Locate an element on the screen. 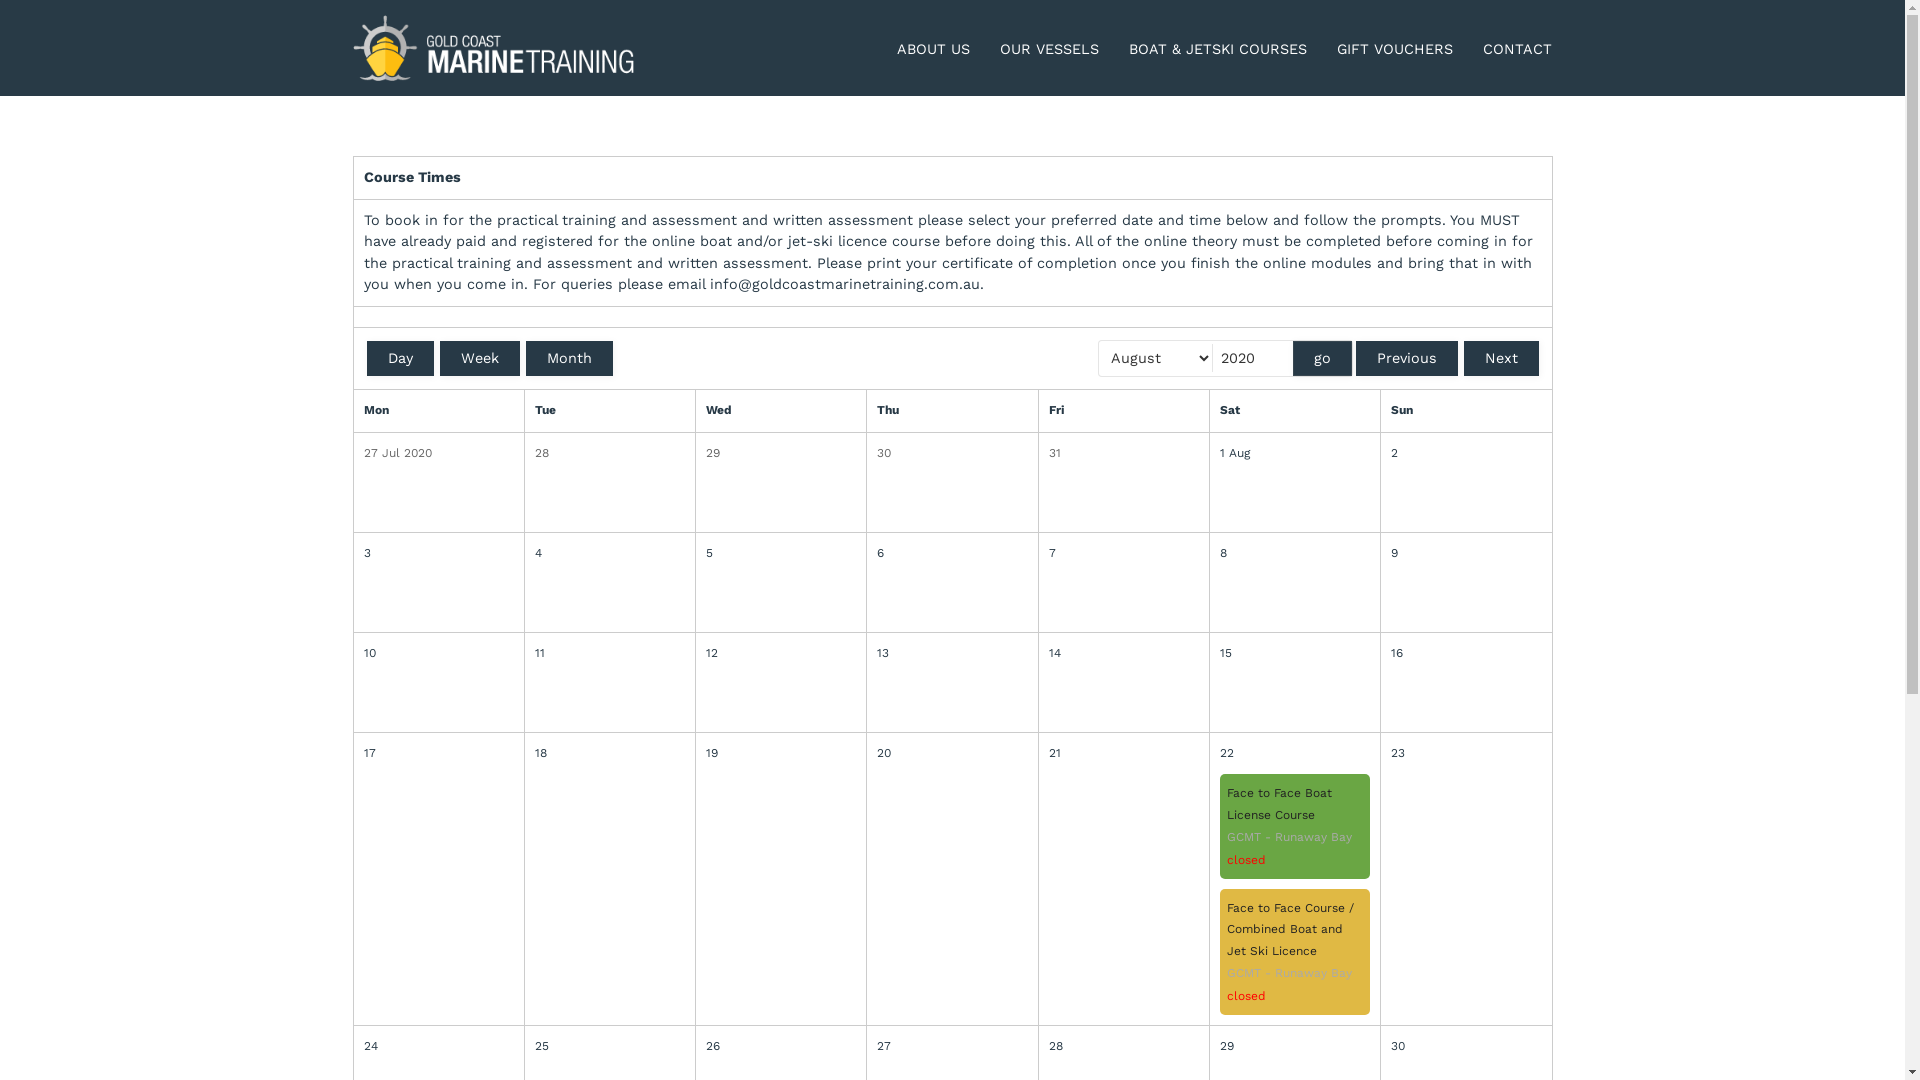 This screenshot has height=1080, width=1920. '7' is located at coordinates (1048, 554).